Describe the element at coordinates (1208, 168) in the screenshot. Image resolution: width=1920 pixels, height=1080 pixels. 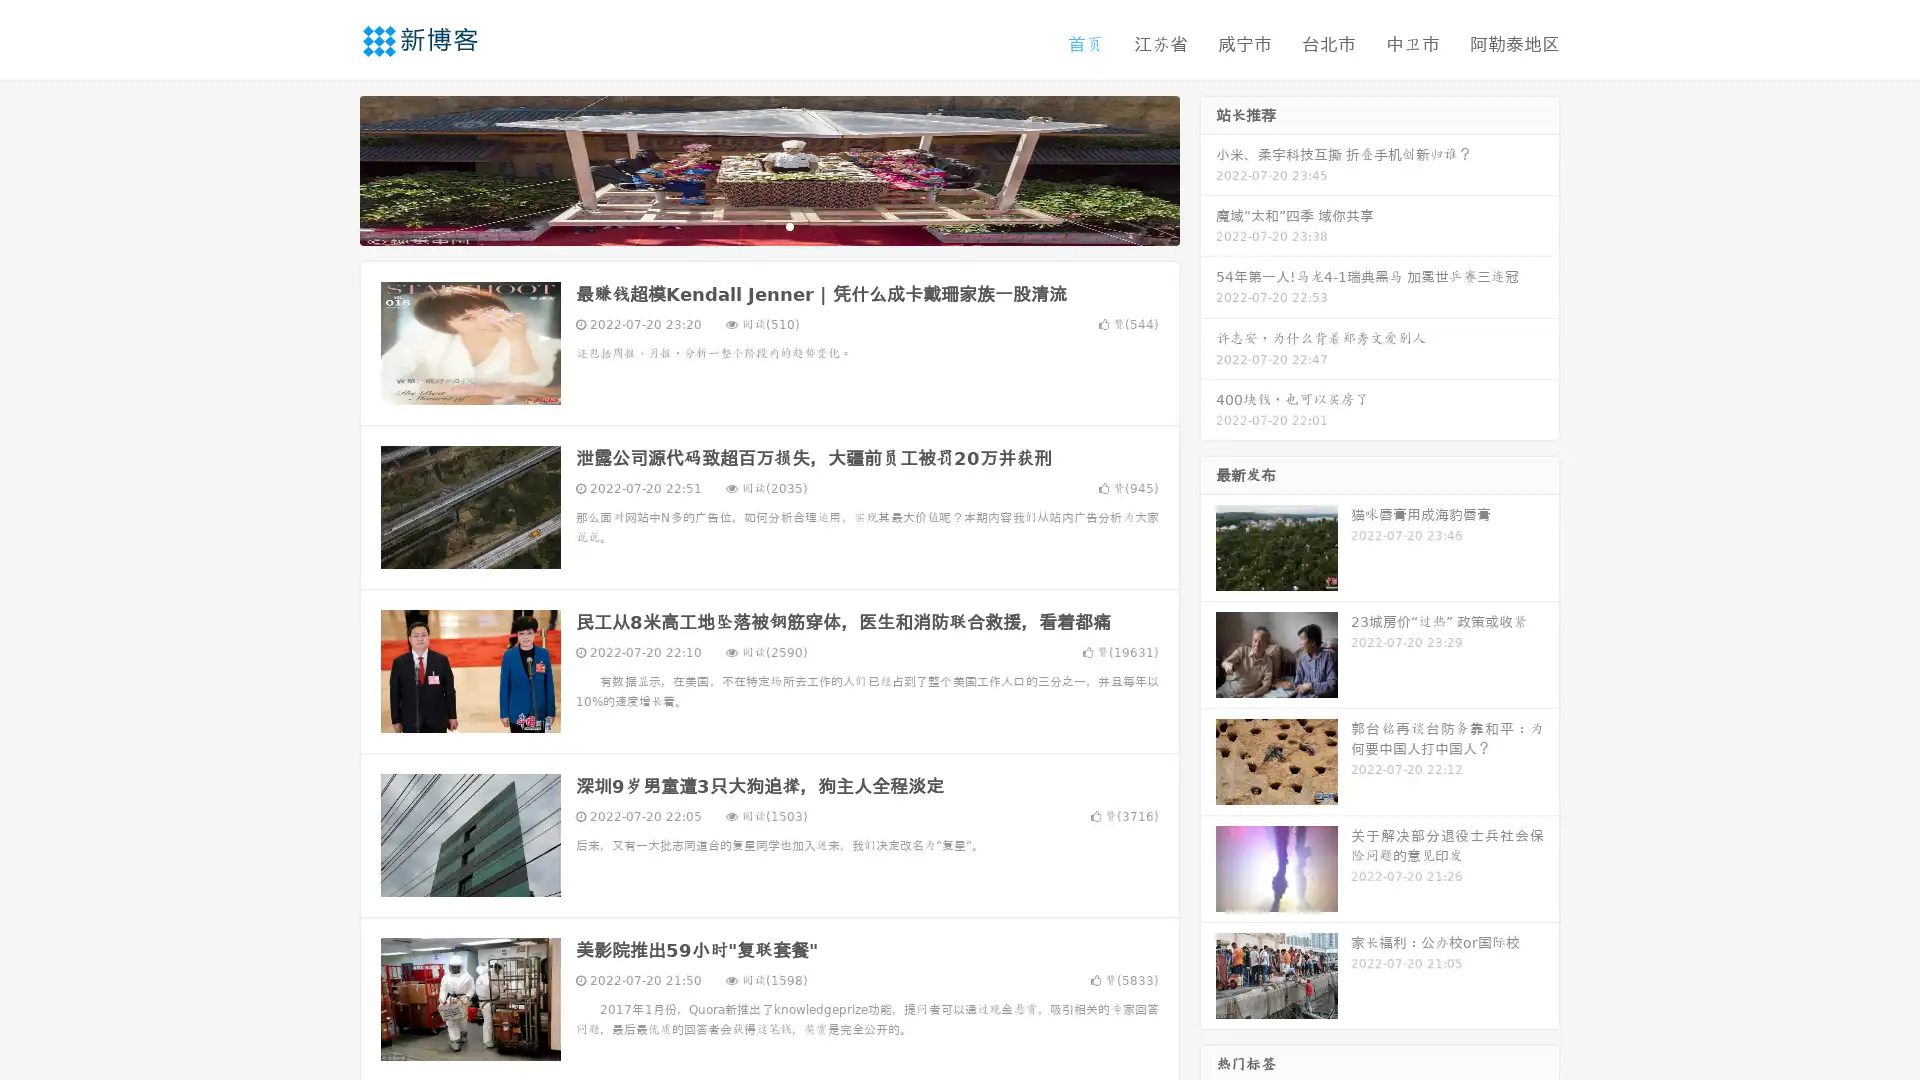
I see `Next slide` at that location.